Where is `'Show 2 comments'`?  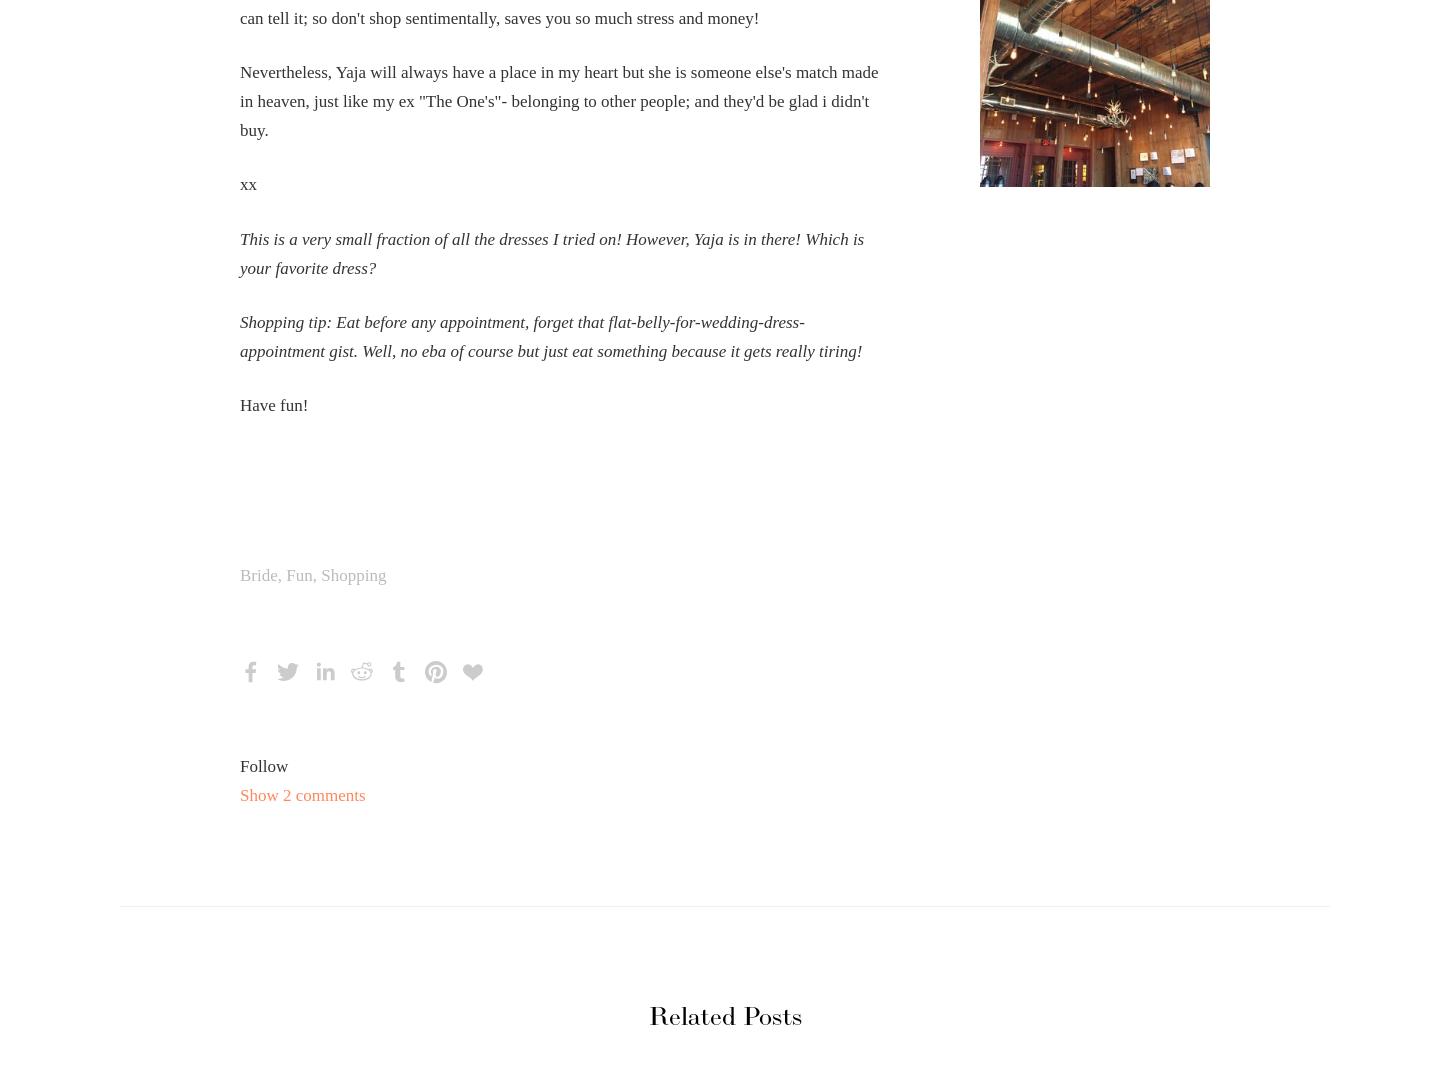
'Show 2 comments' is located at coordinates (302, 795).